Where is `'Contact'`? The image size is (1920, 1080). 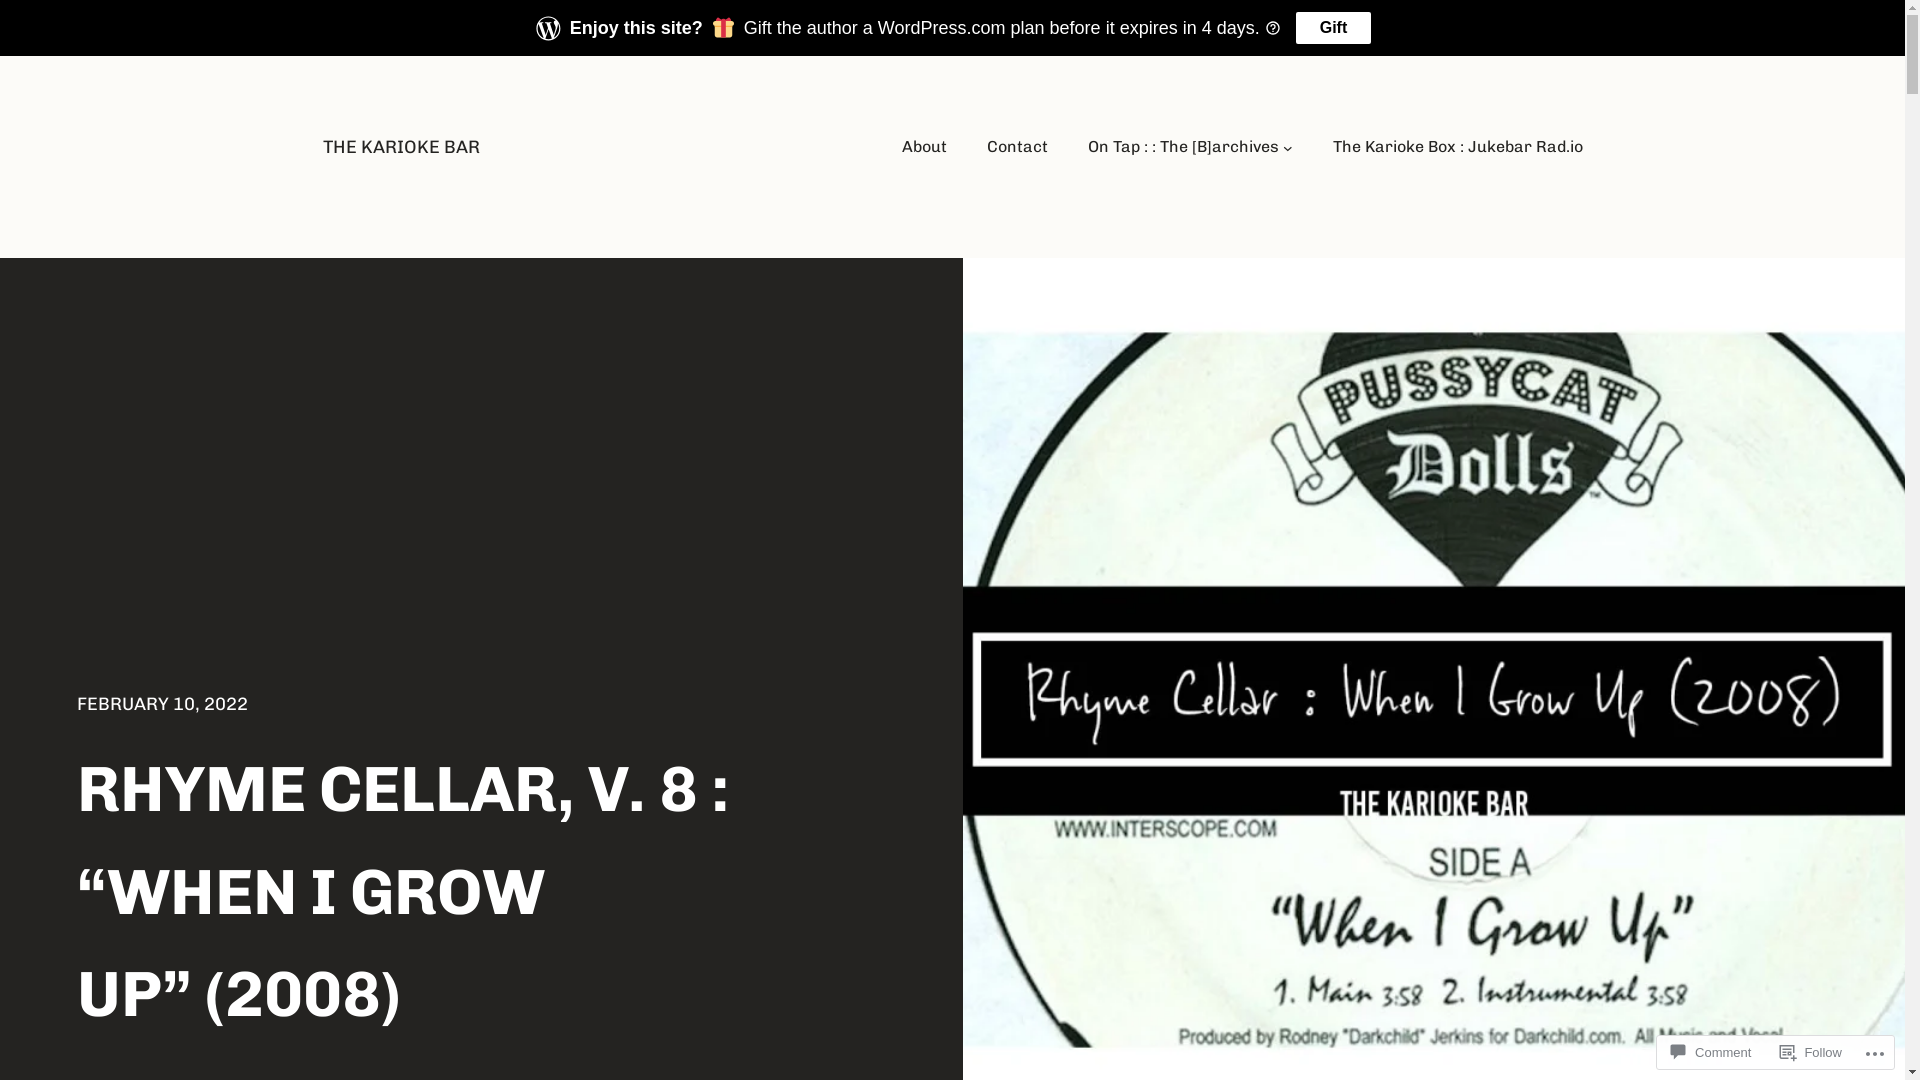 'Contact' is located at coordinates (1017, 145).